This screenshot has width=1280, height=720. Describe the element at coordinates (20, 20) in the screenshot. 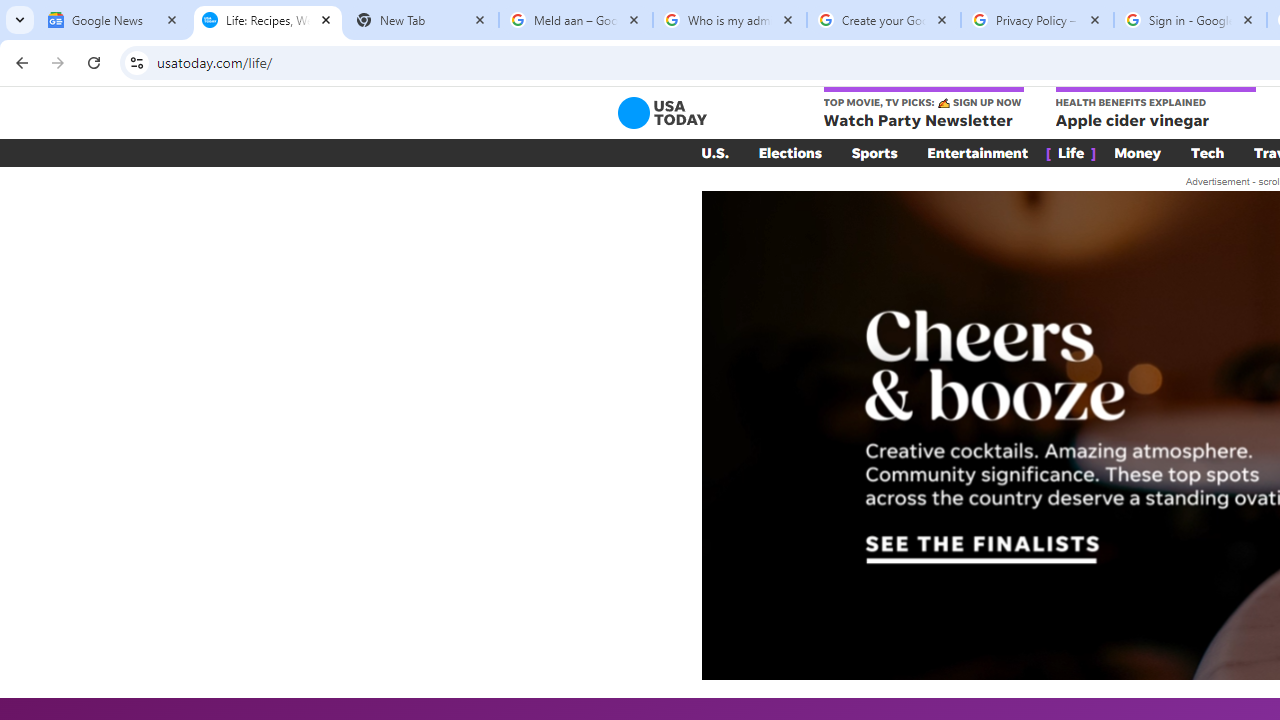

I see `'Search tabs'` at that location.